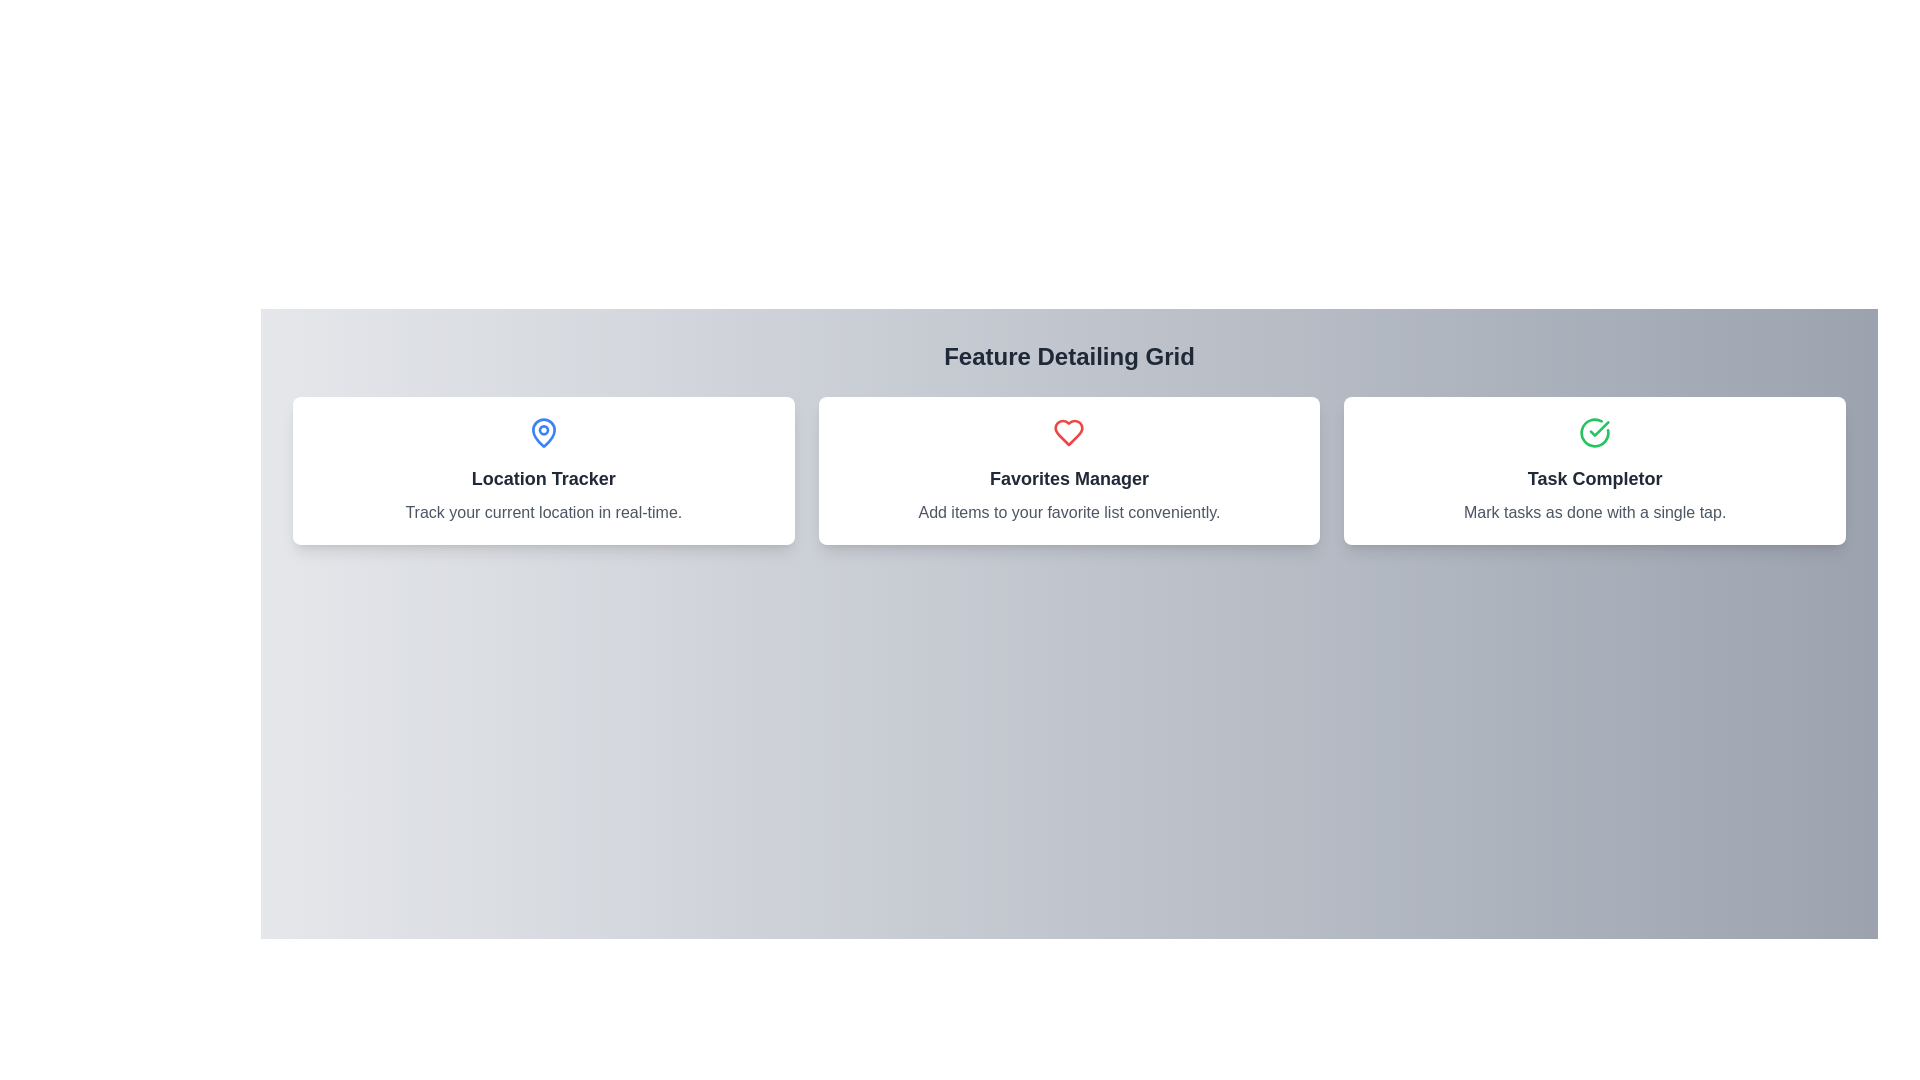 This screenshot has width=1920, height=1080. Describe the element at coordinates (543, 512) in the screenshot. I see `text paragraph styled in gray, displaying 'Track your current location in real-time.' which is located within the 'Location Tracker' card, positioned below the title text` at that location.